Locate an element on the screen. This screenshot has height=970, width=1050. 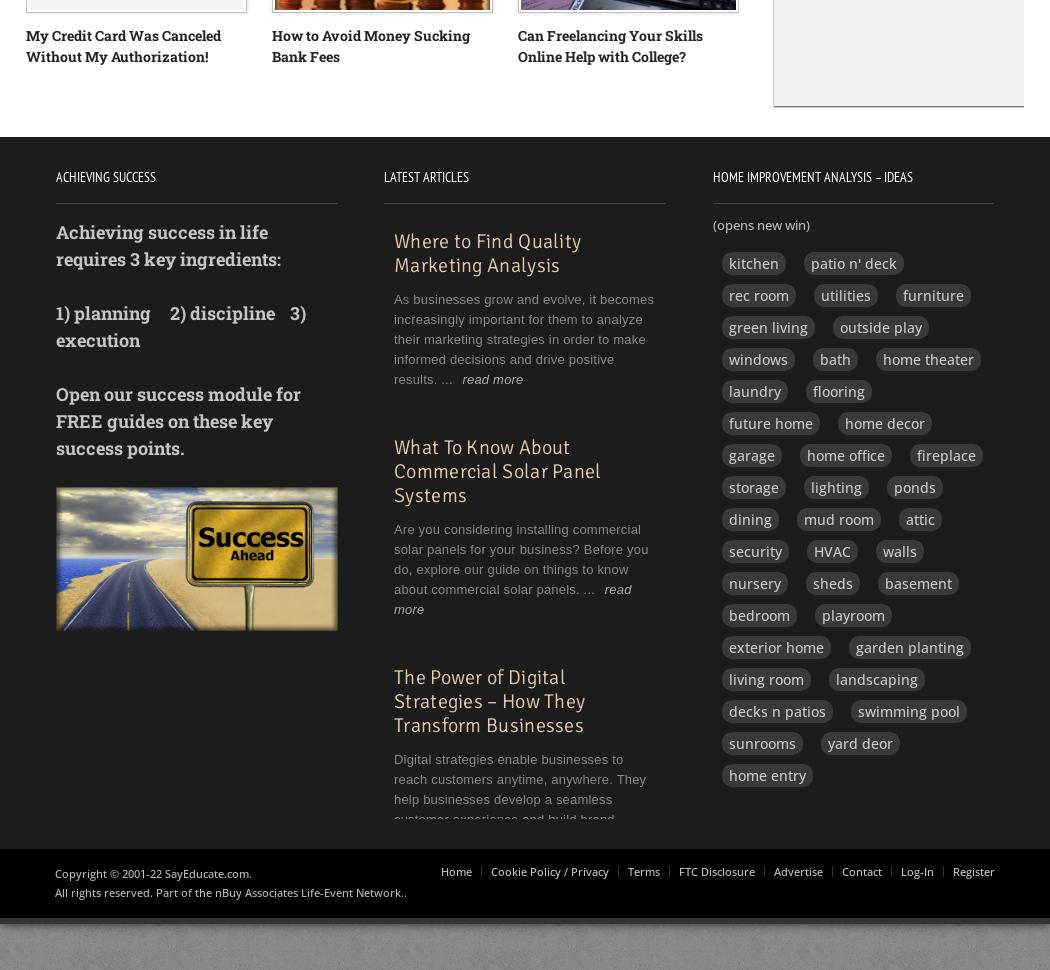
'sunrooms' is located at coordinates (761, 741).